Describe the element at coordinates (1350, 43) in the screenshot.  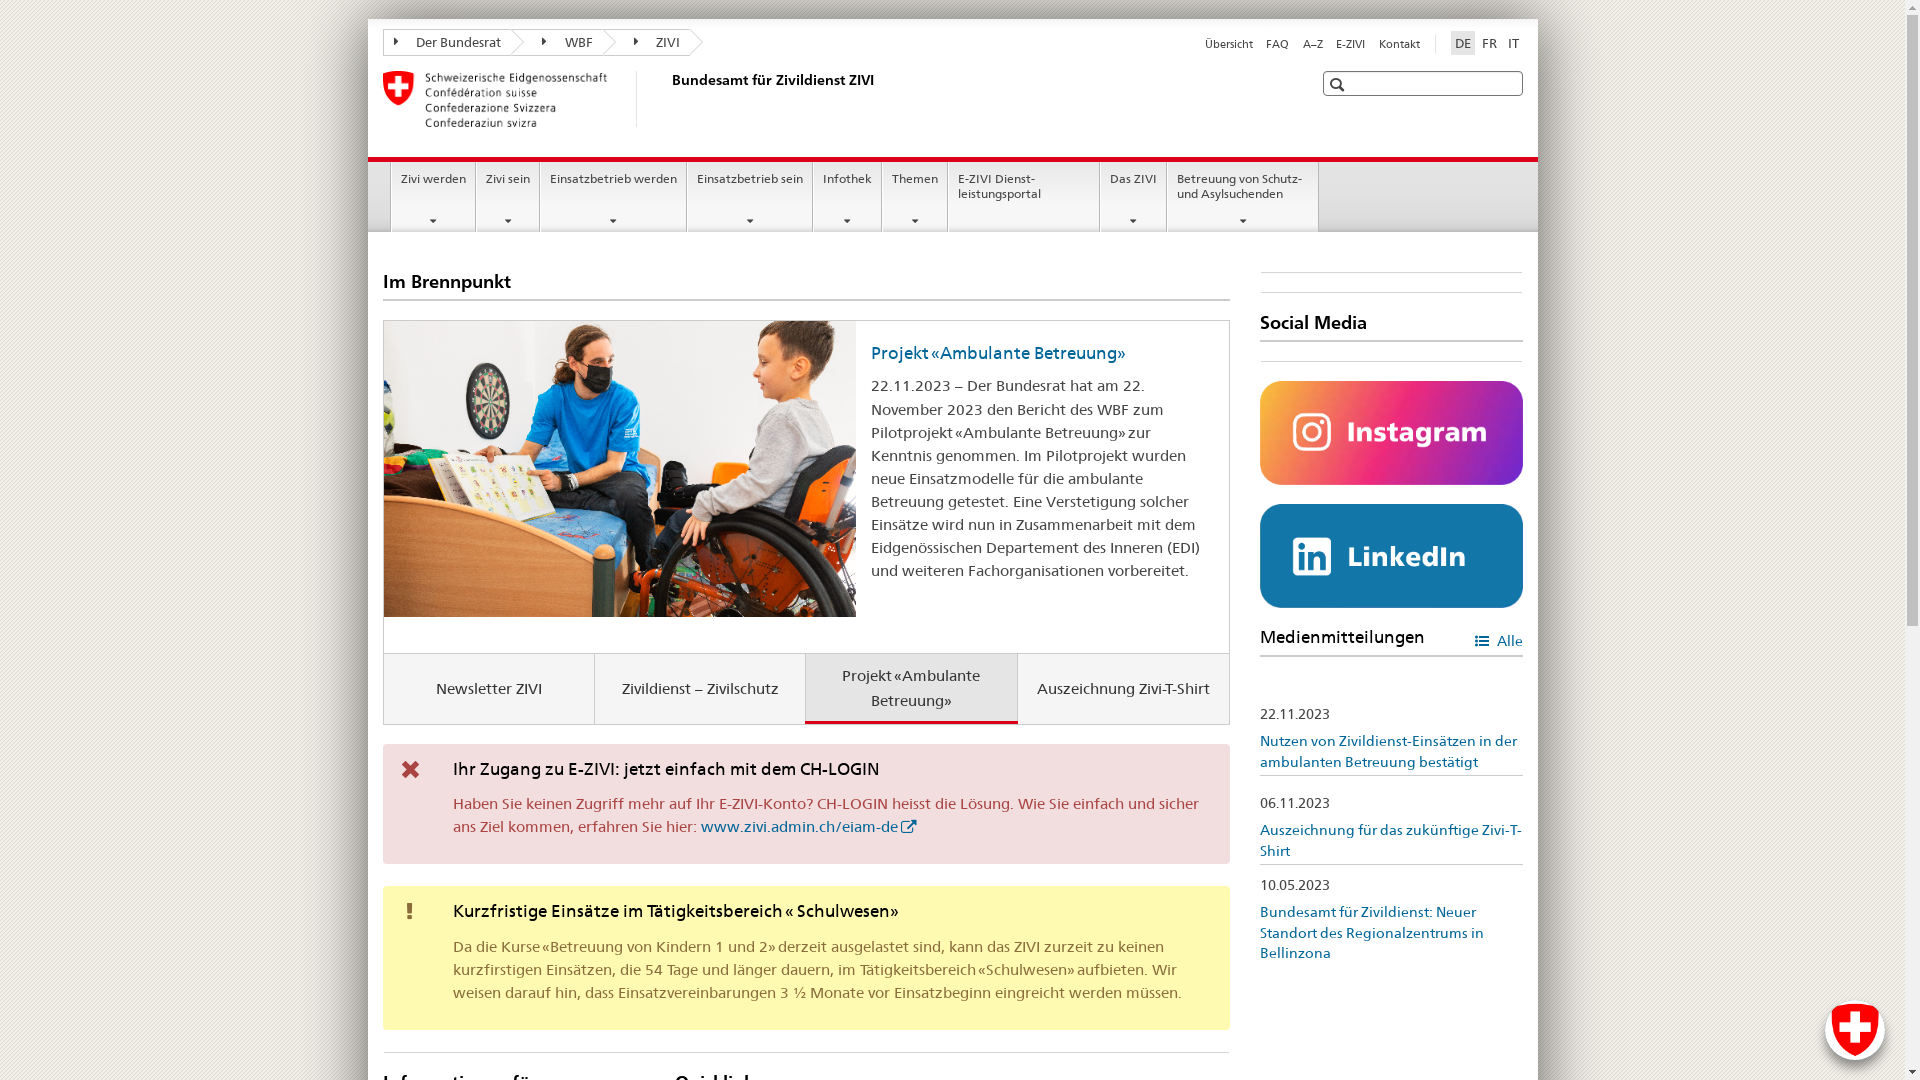
I see `'E-ZIVI'` at that location.